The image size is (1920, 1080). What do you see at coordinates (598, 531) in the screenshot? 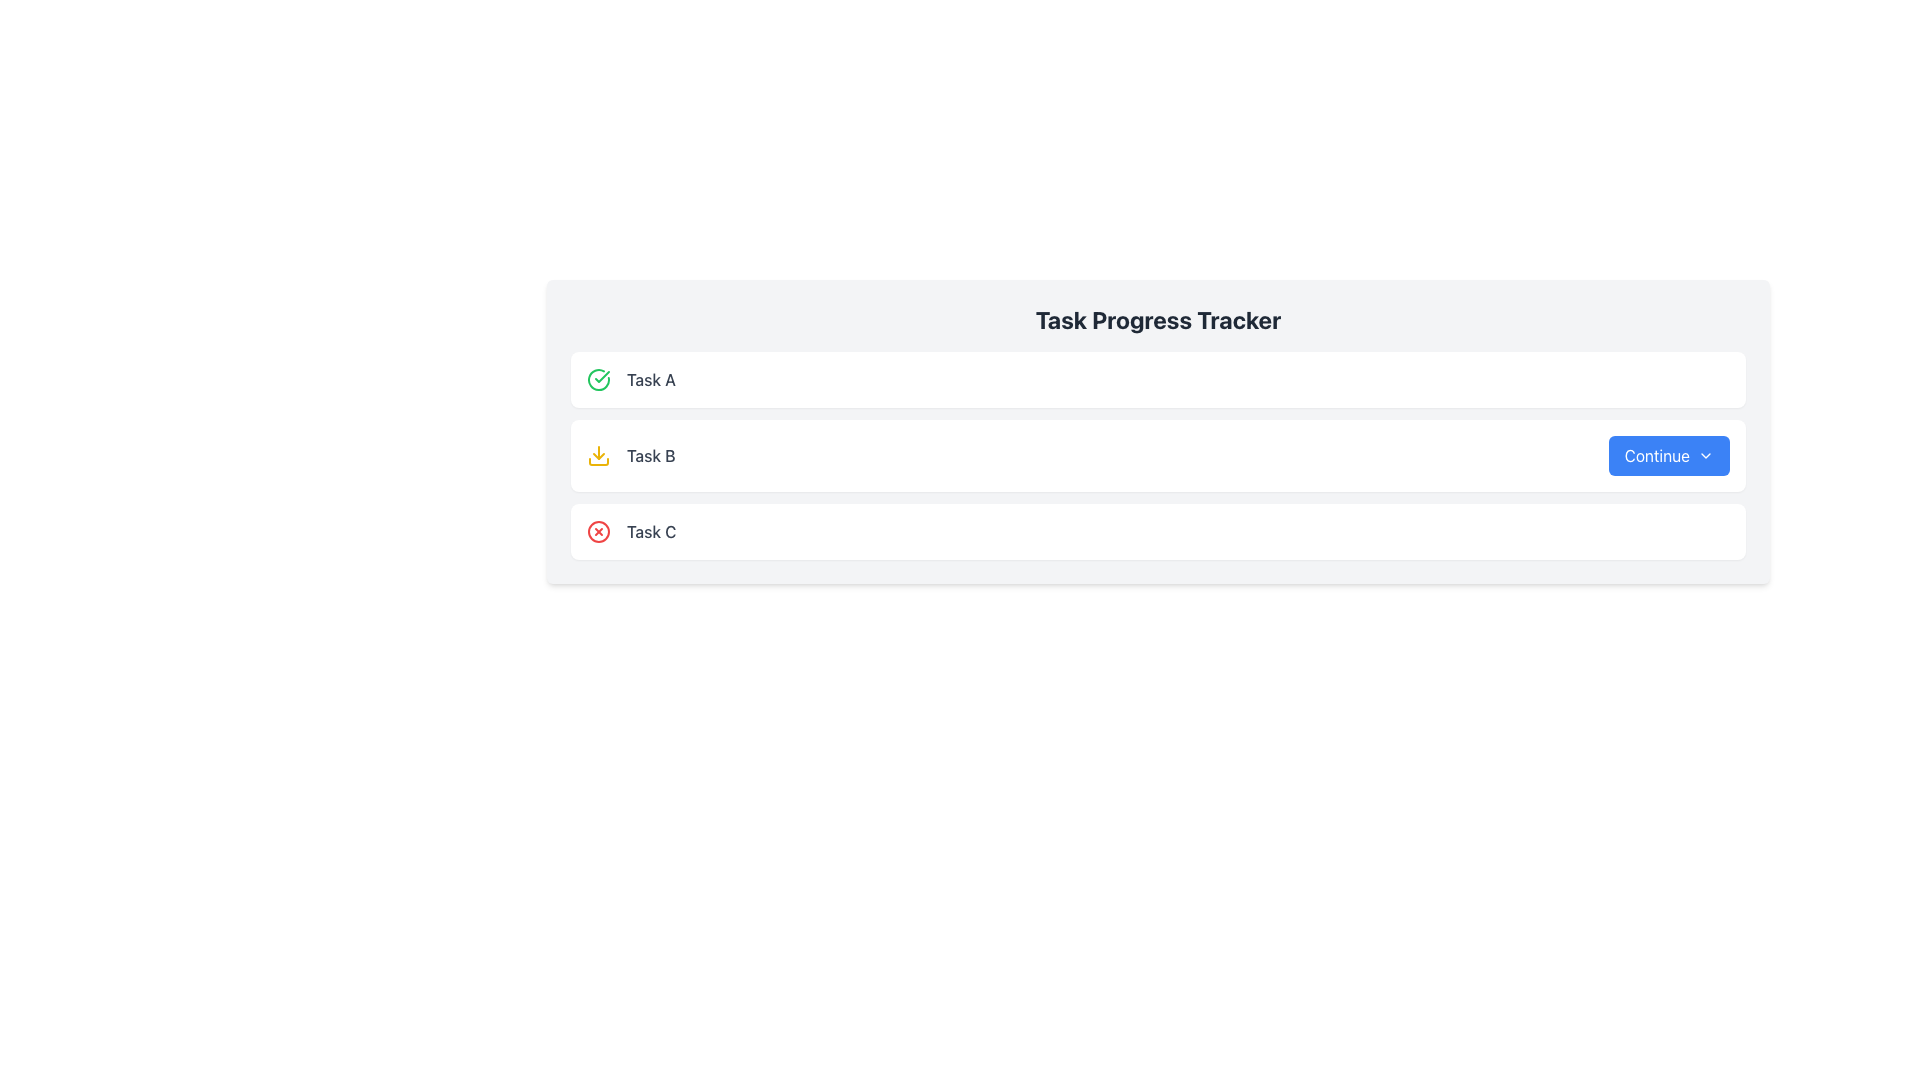
I see `the leftmost icon indicating a negative or error state for 'Task C'` at bounding box center [598, 531].